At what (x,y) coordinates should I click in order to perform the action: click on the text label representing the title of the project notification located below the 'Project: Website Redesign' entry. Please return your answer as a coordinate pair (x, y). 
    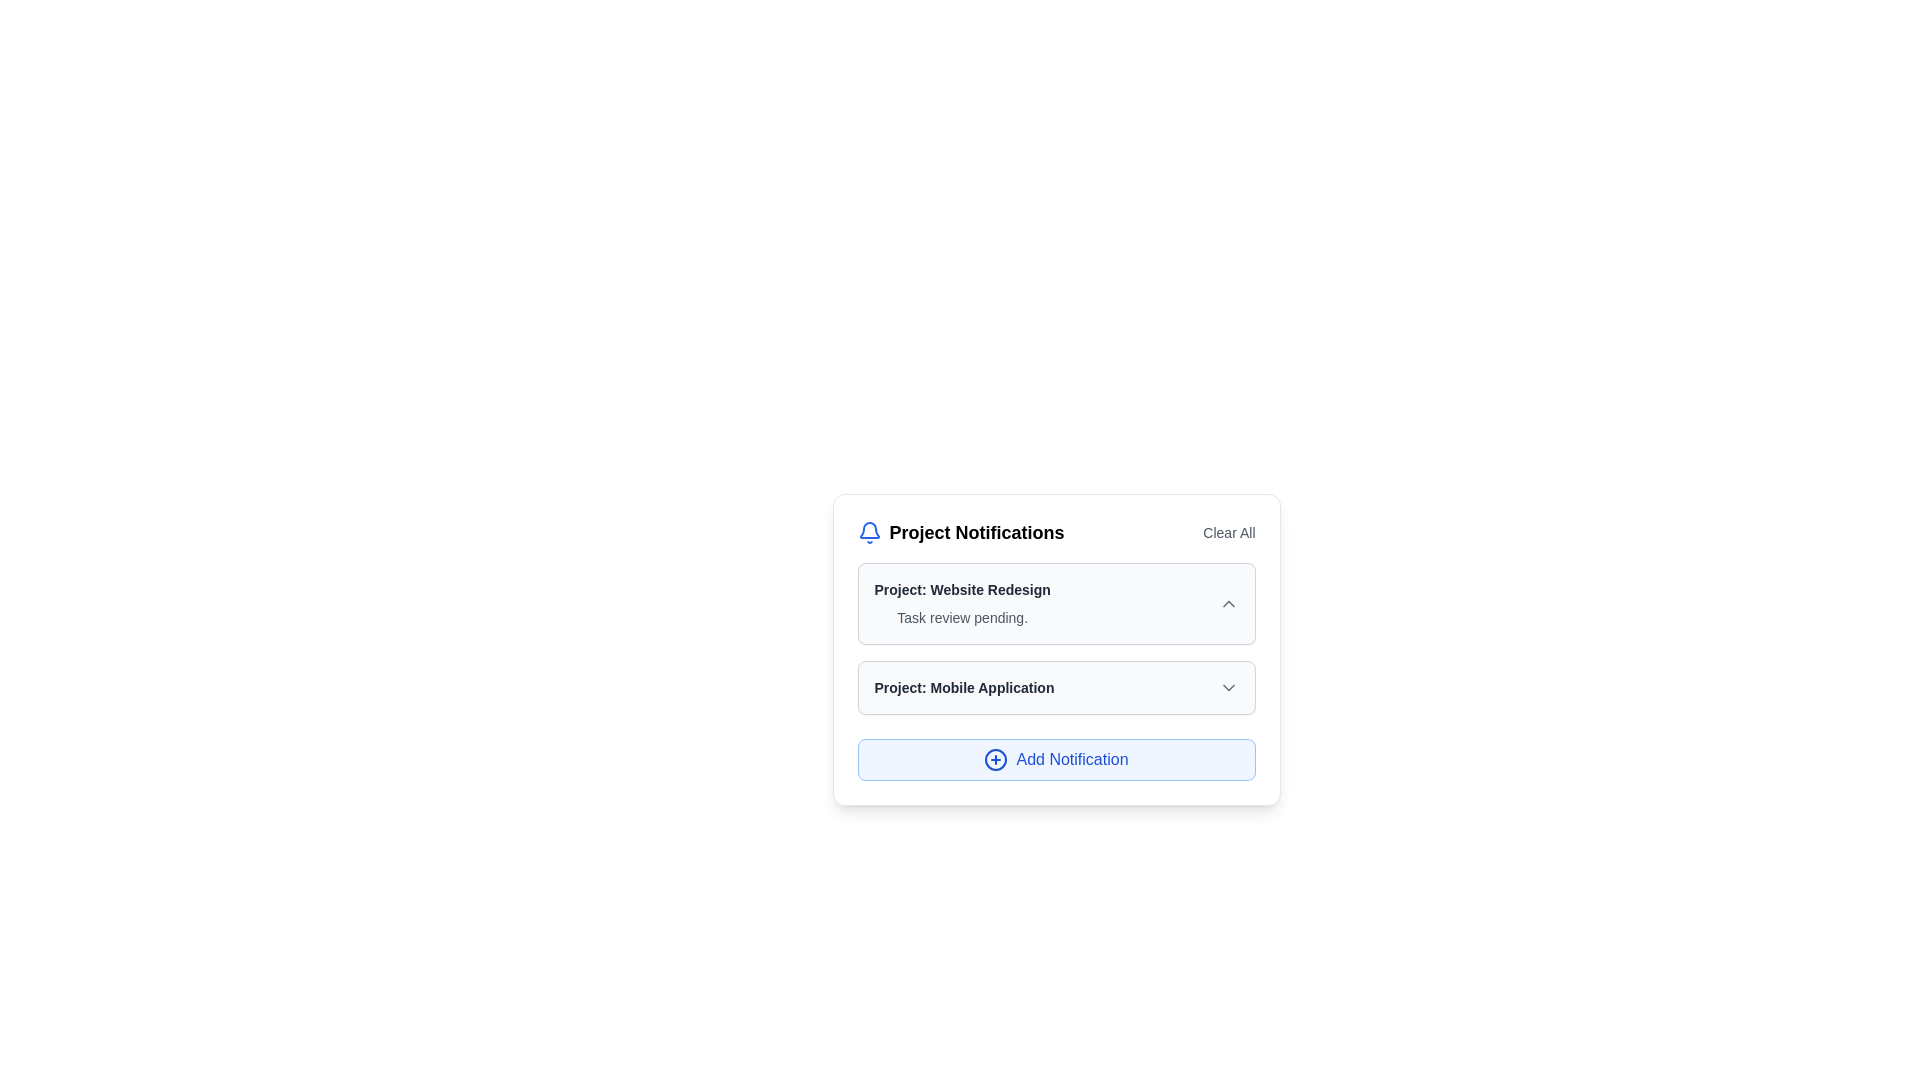
    Looking at the image, I should click on (964, 686).